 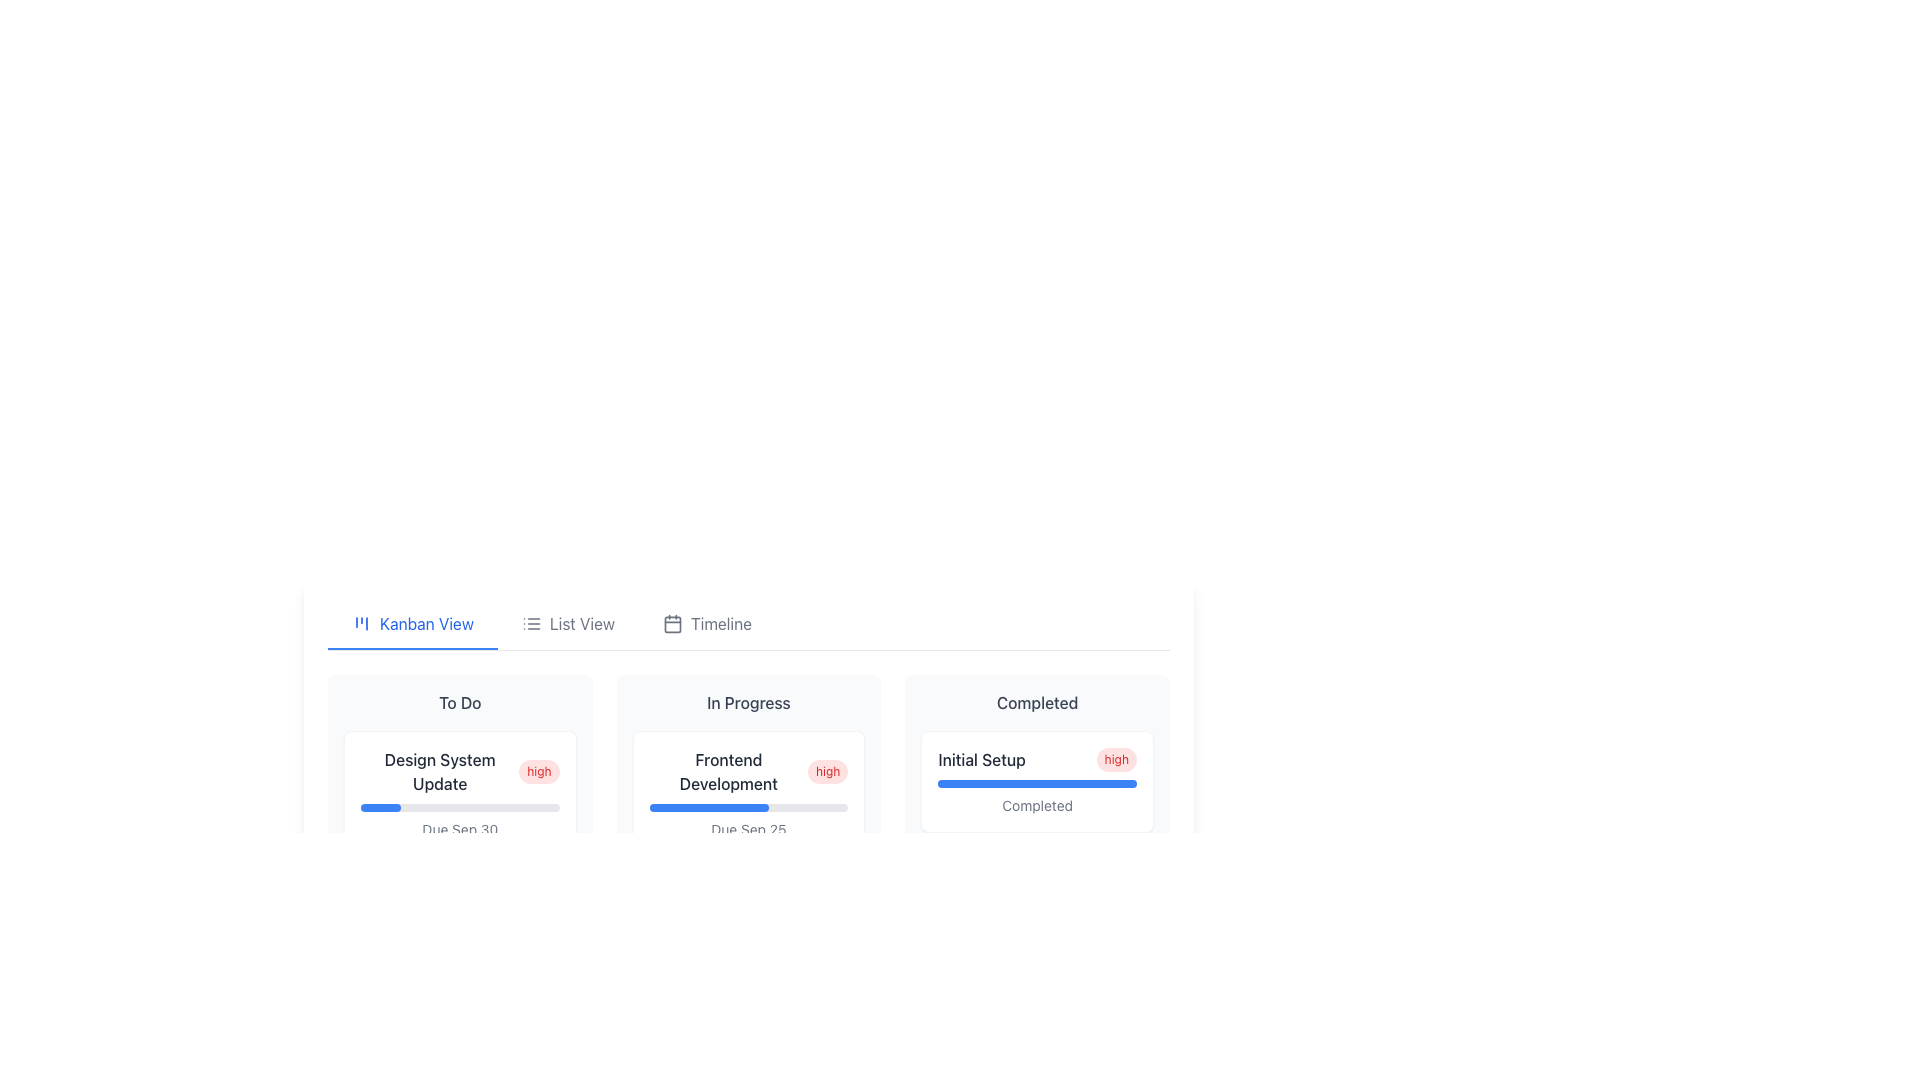 What do you see at coordinates (747, 837) in the screenshot?
I see `a task card within the 'In Progress' column of the Kanban board` at bounding box center [747, 837].